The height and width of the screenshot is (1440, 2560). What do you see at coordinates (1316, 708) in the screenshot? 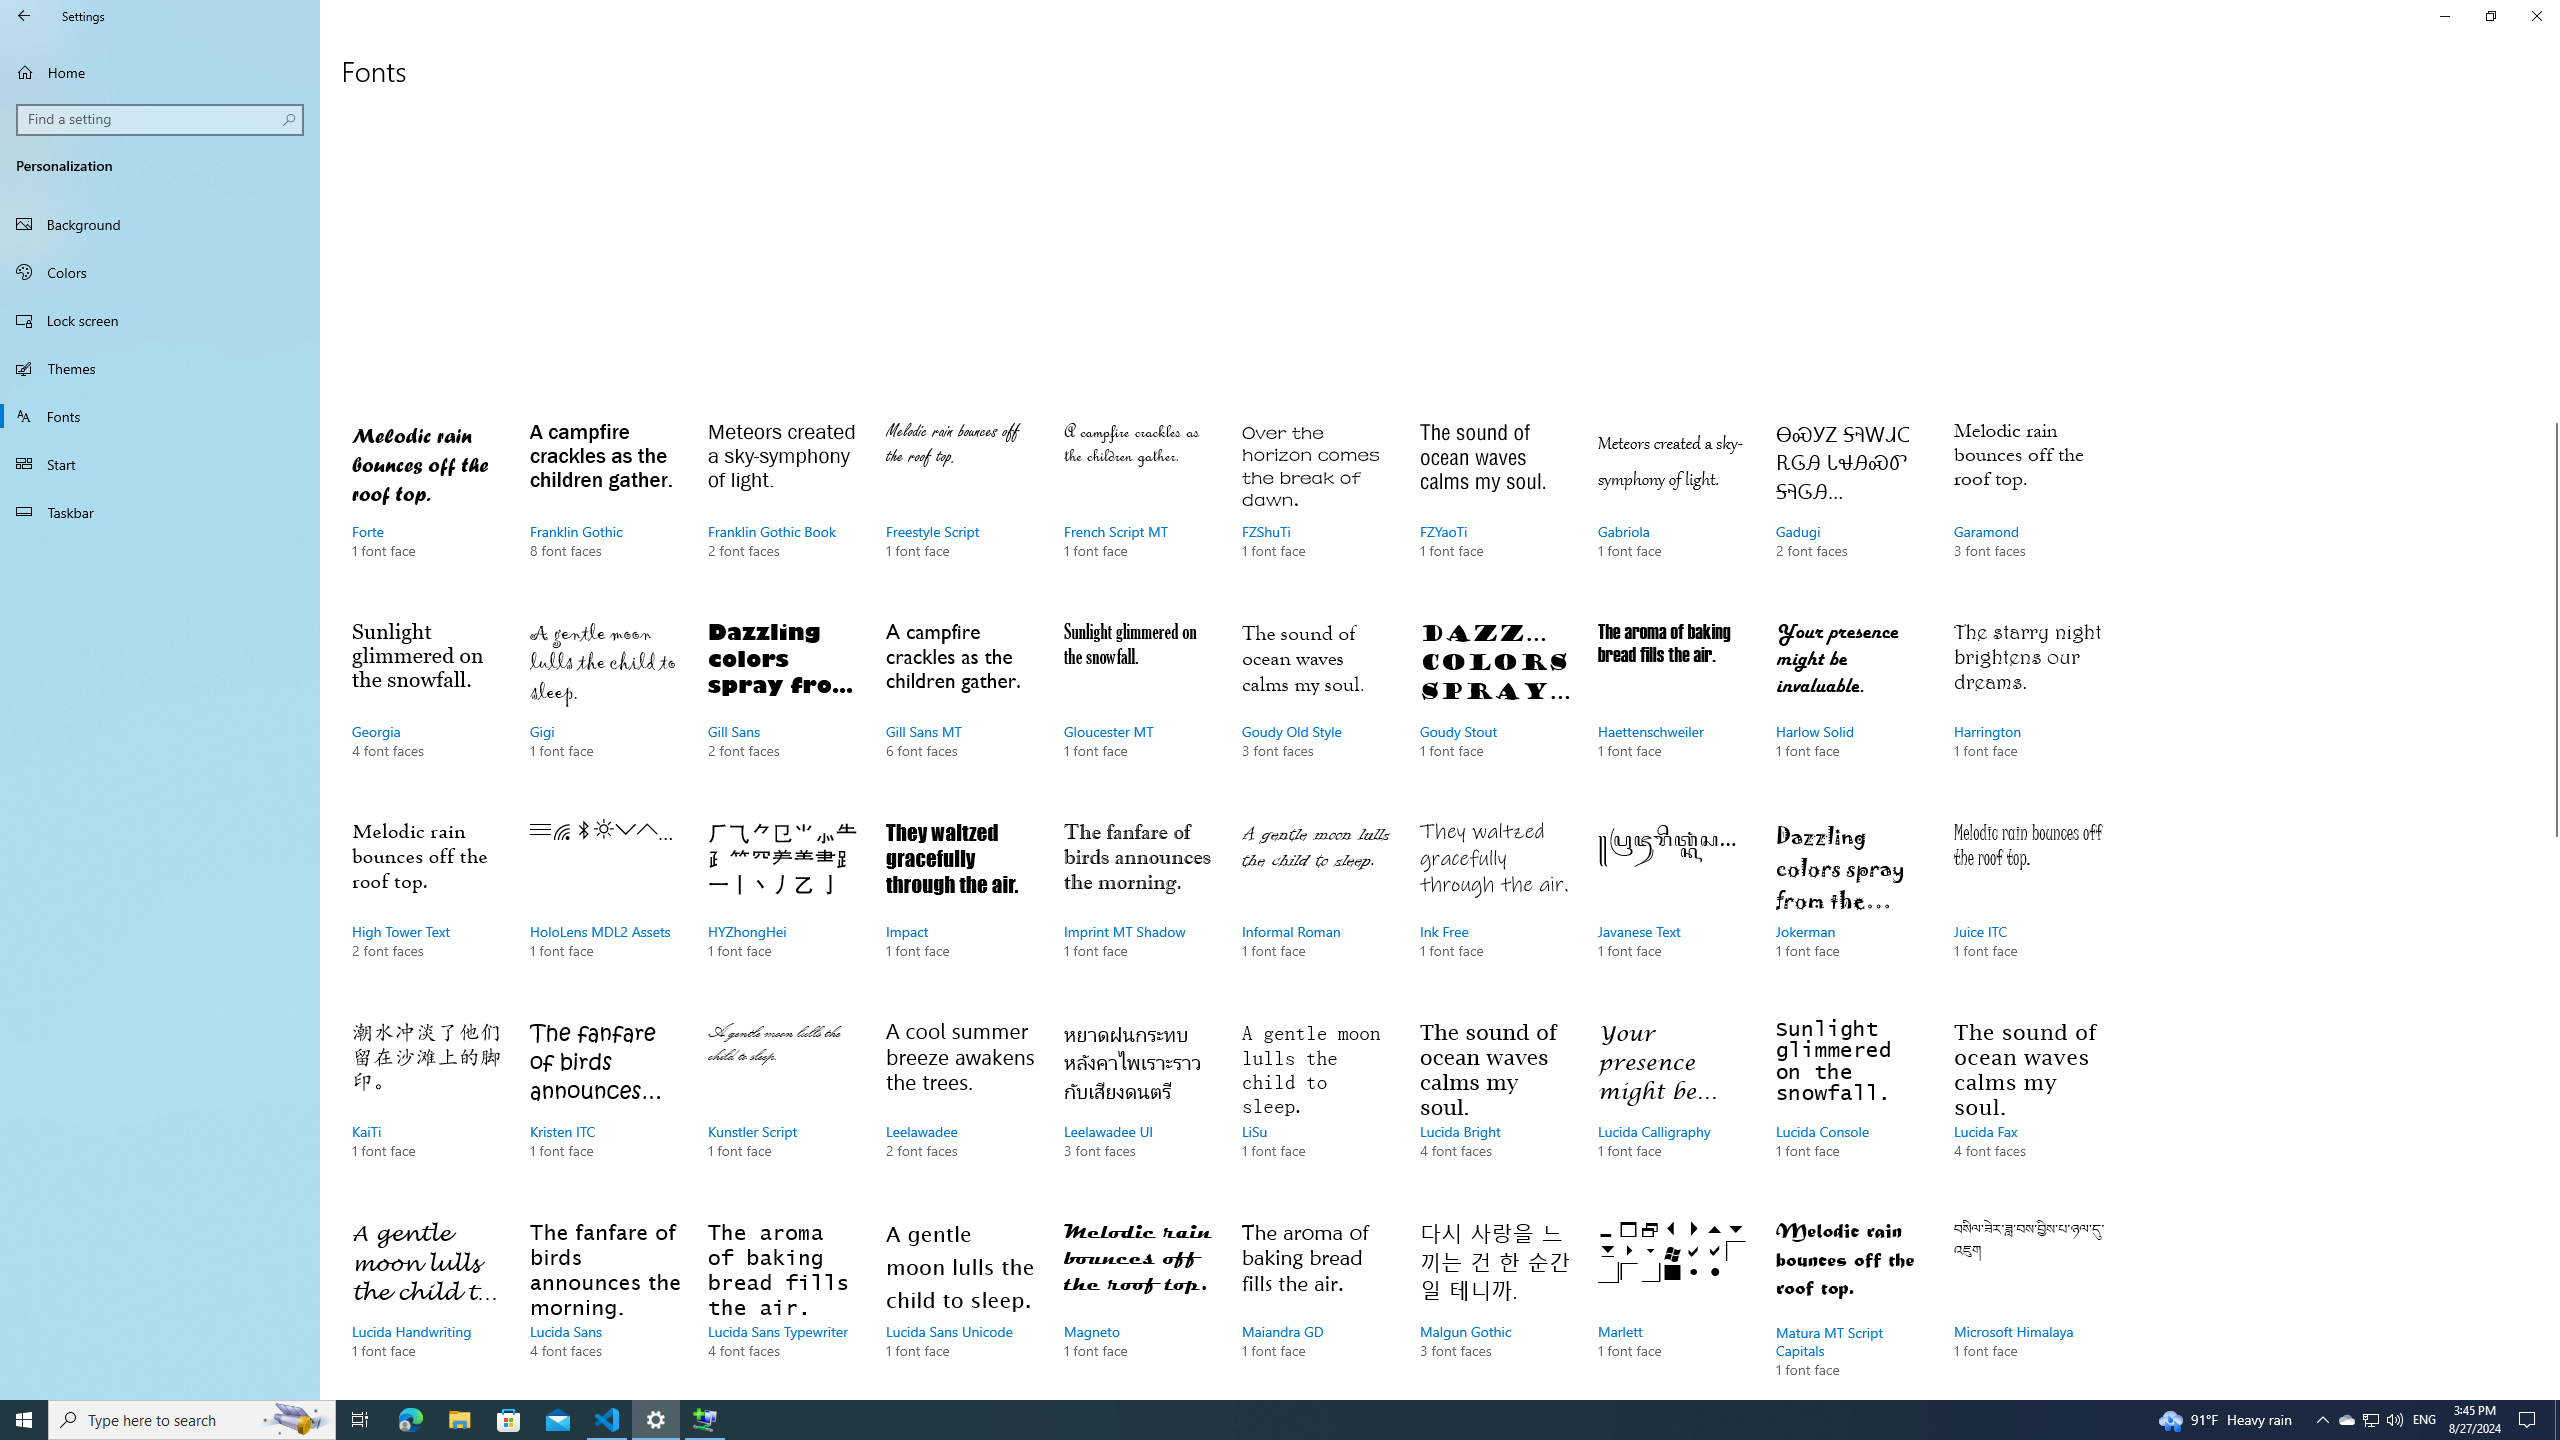
I see `'Goudy Old Style, 3 font faces'` at bounding box center [1316, 708].